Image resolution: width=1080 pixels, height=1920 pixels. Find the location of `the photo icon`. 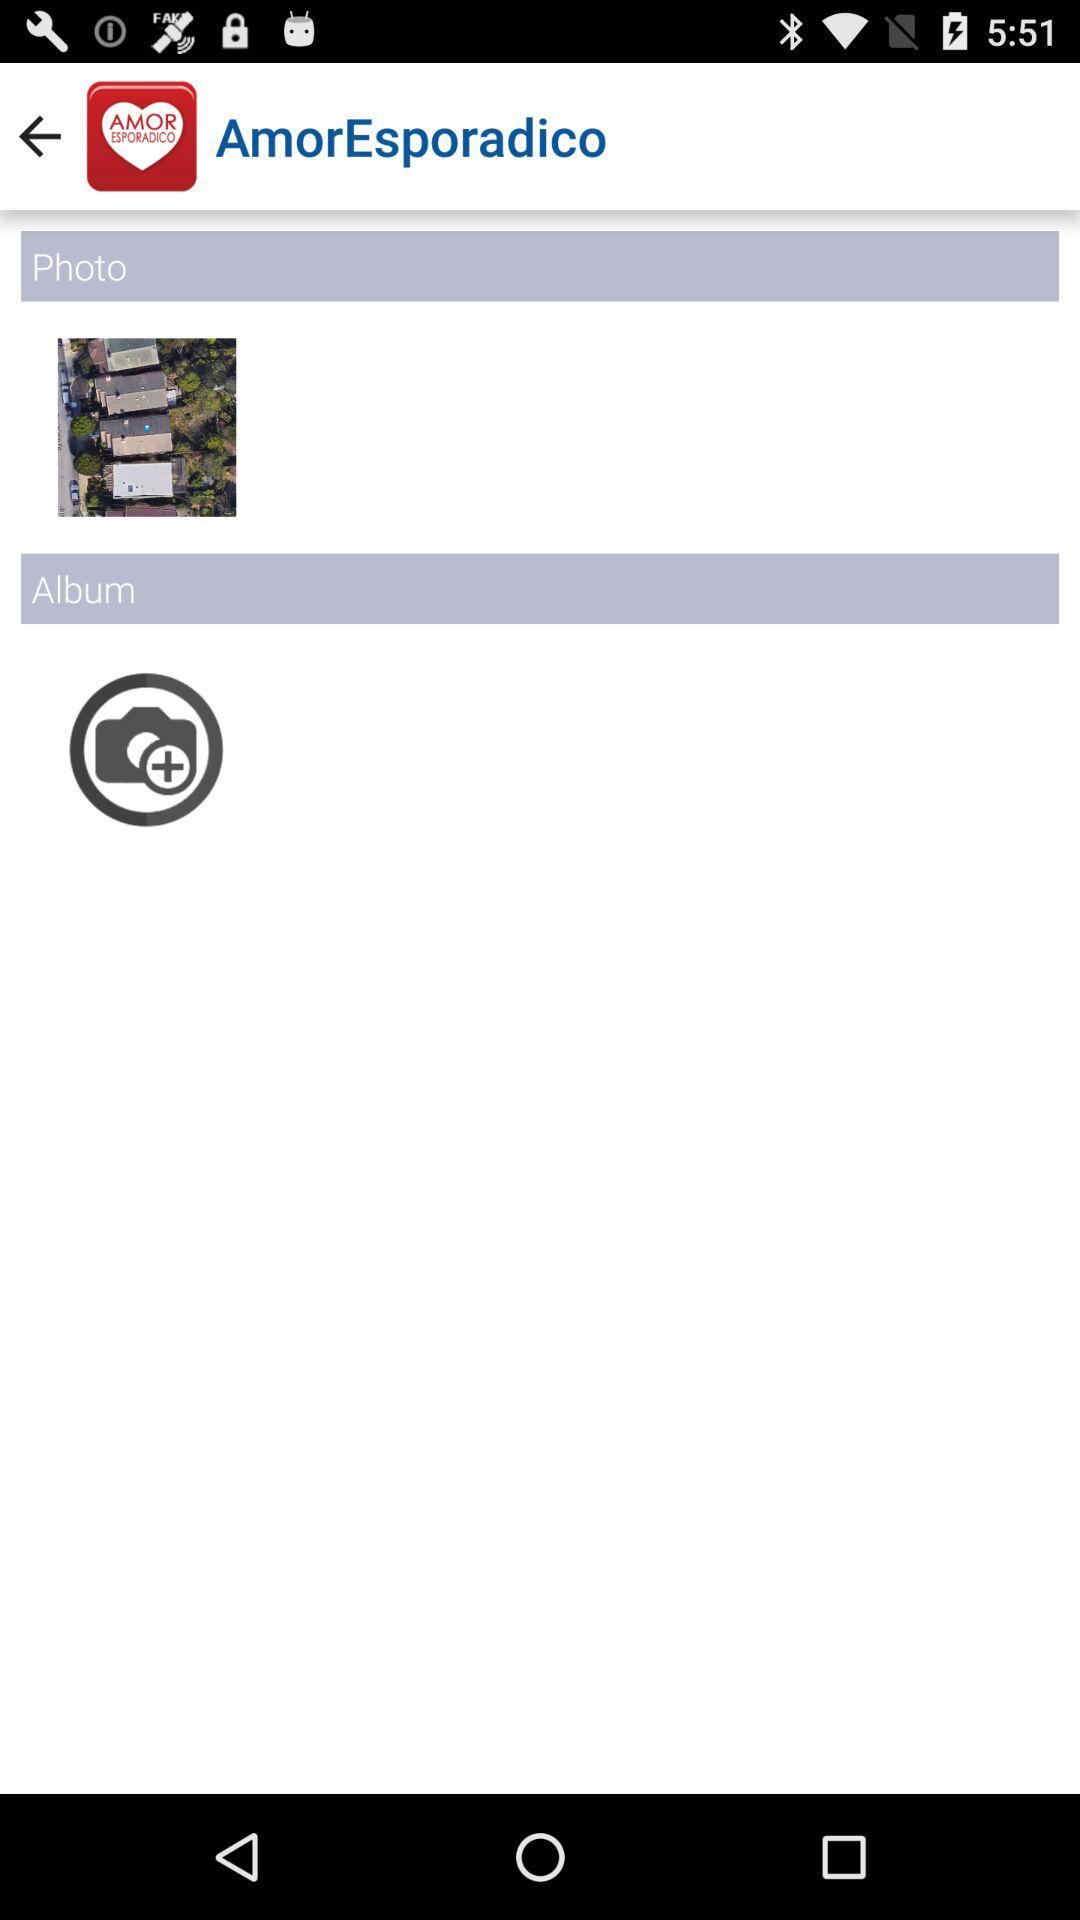

the photo icon is located at coordinates (145, 802).